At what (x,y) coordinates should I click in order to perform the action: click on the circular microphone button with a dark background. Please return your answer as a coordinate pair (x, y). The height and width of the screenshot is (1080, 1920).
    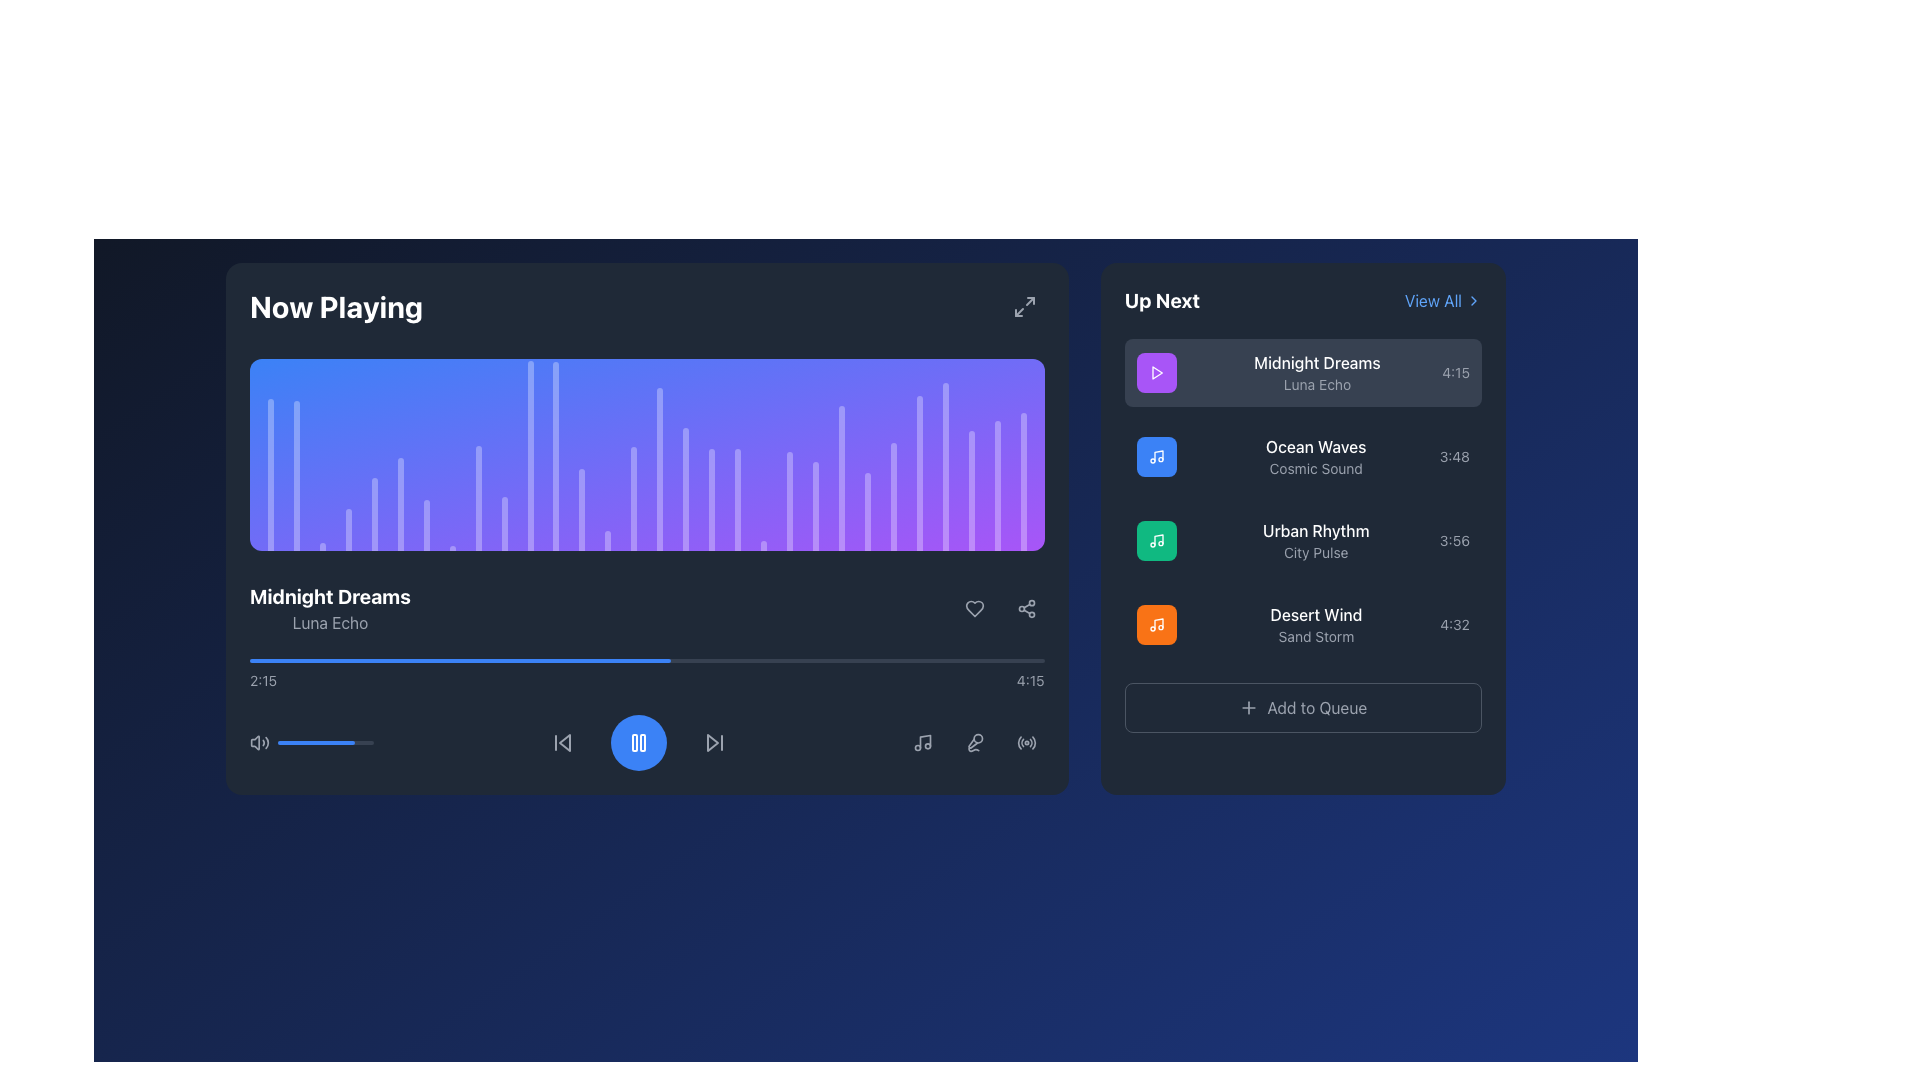
    Looking at the image, I should click on (974, 743).